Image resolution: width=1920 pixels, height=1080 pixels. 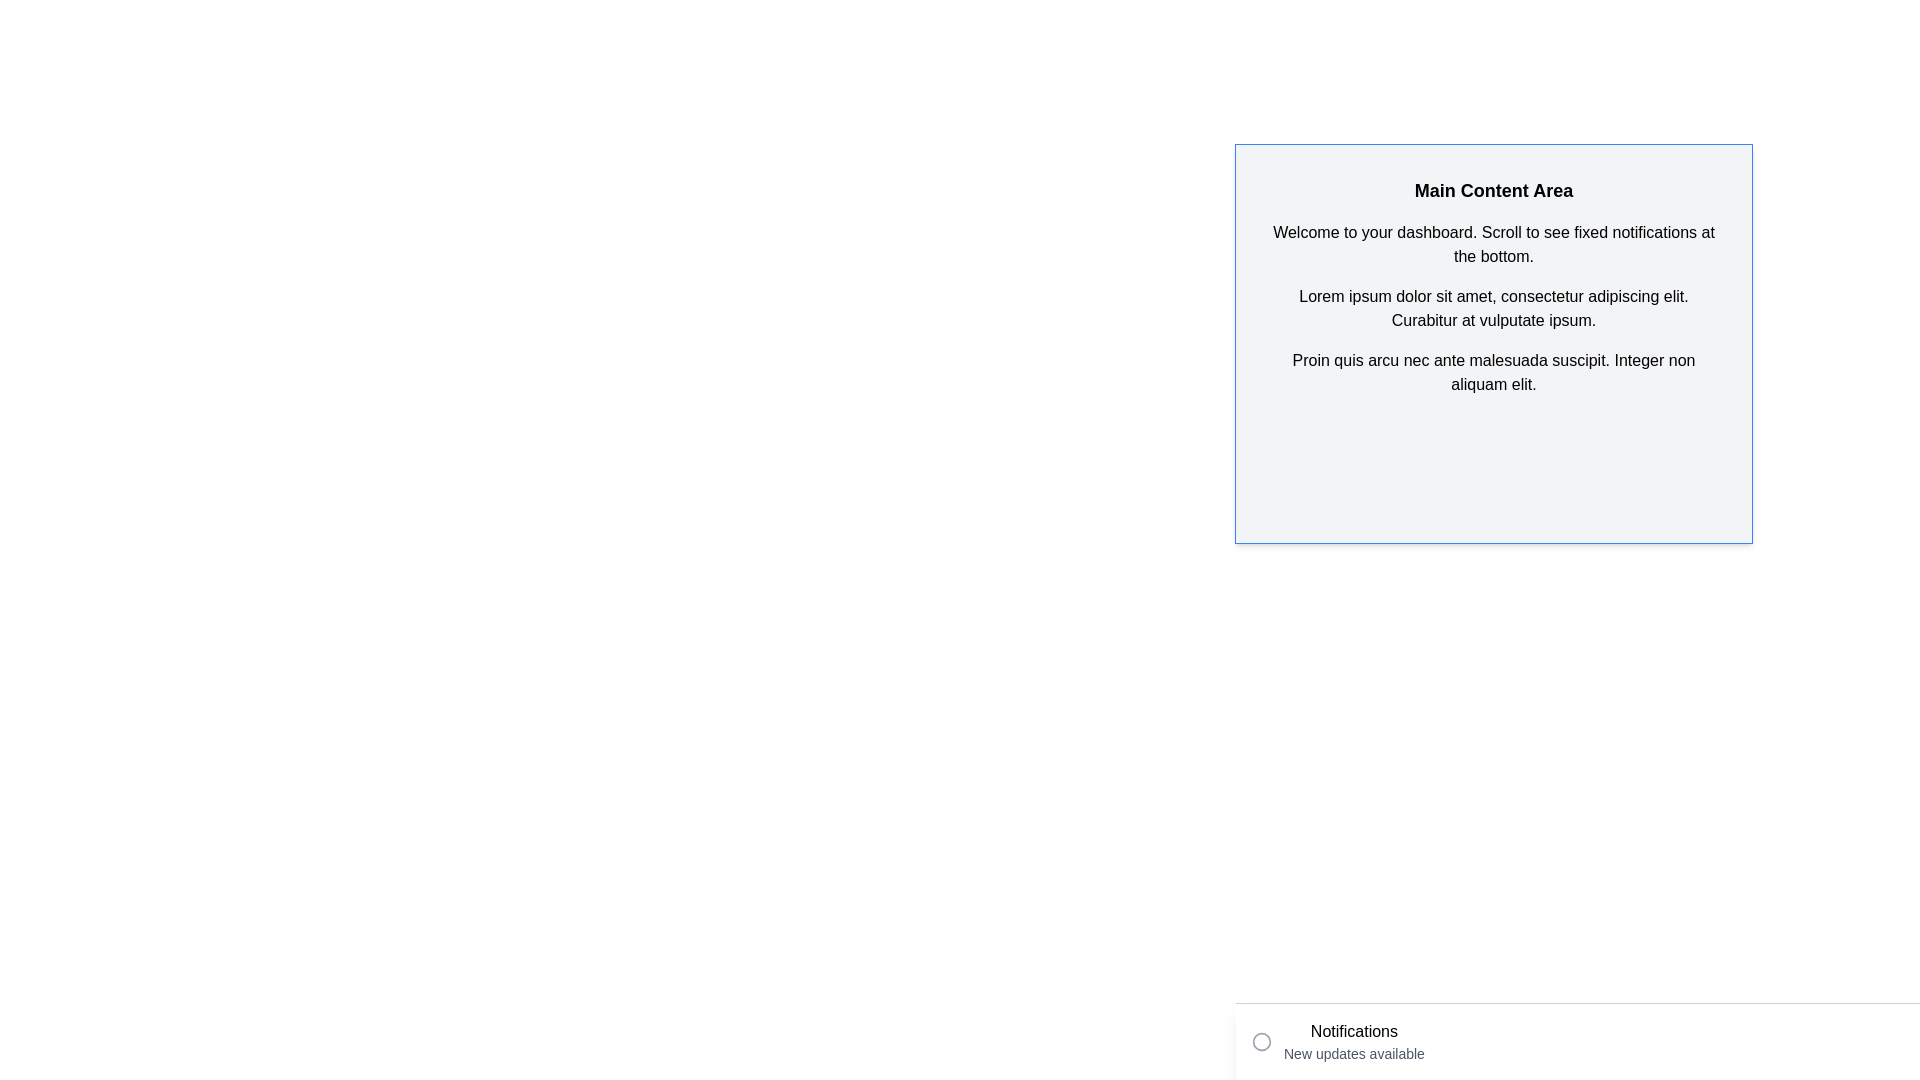 I want to click on the informational Static Text element that provides guidance regarding the dashboard layout, suggesting actions like scrolling, so click(x=1493, y=244).